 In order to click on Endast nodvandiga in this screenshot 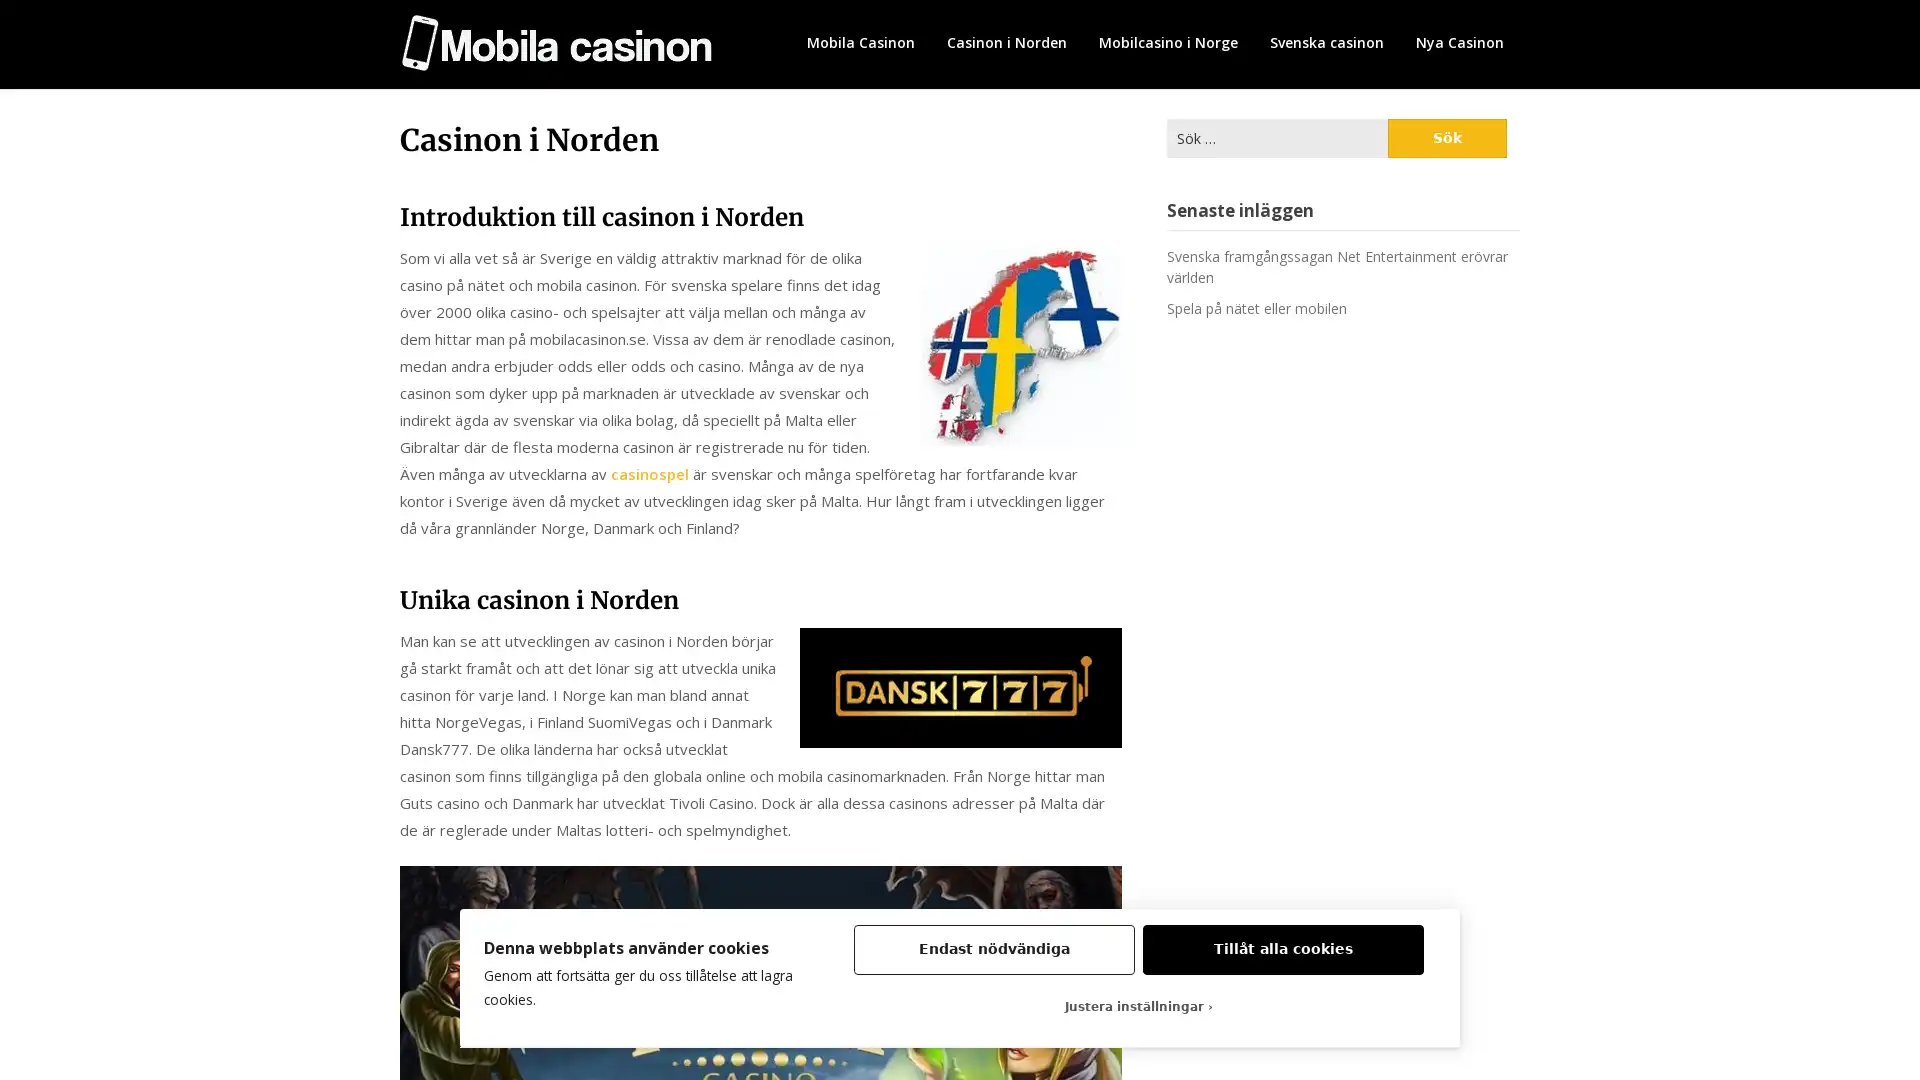, I will do `click(993, 948)`.